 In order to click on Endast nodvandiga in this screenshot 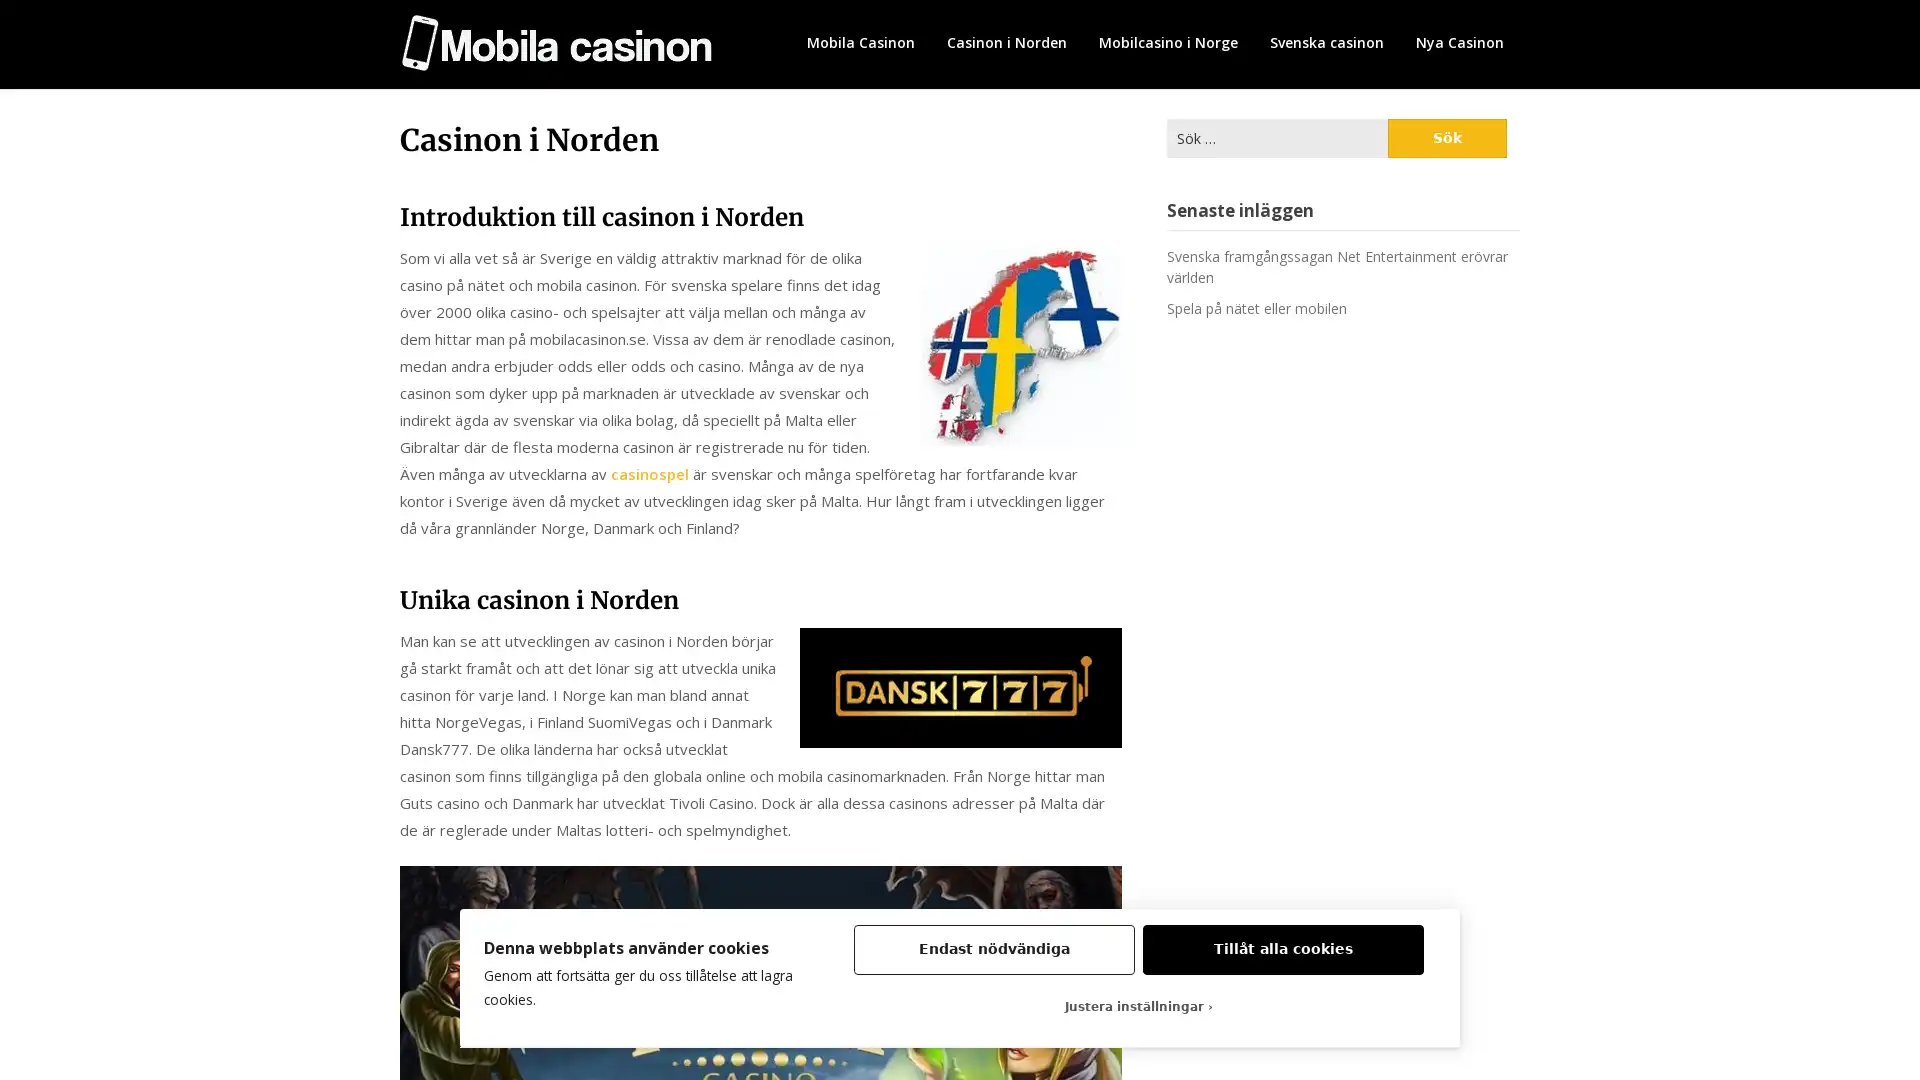, I will do `click(993, 948)`.